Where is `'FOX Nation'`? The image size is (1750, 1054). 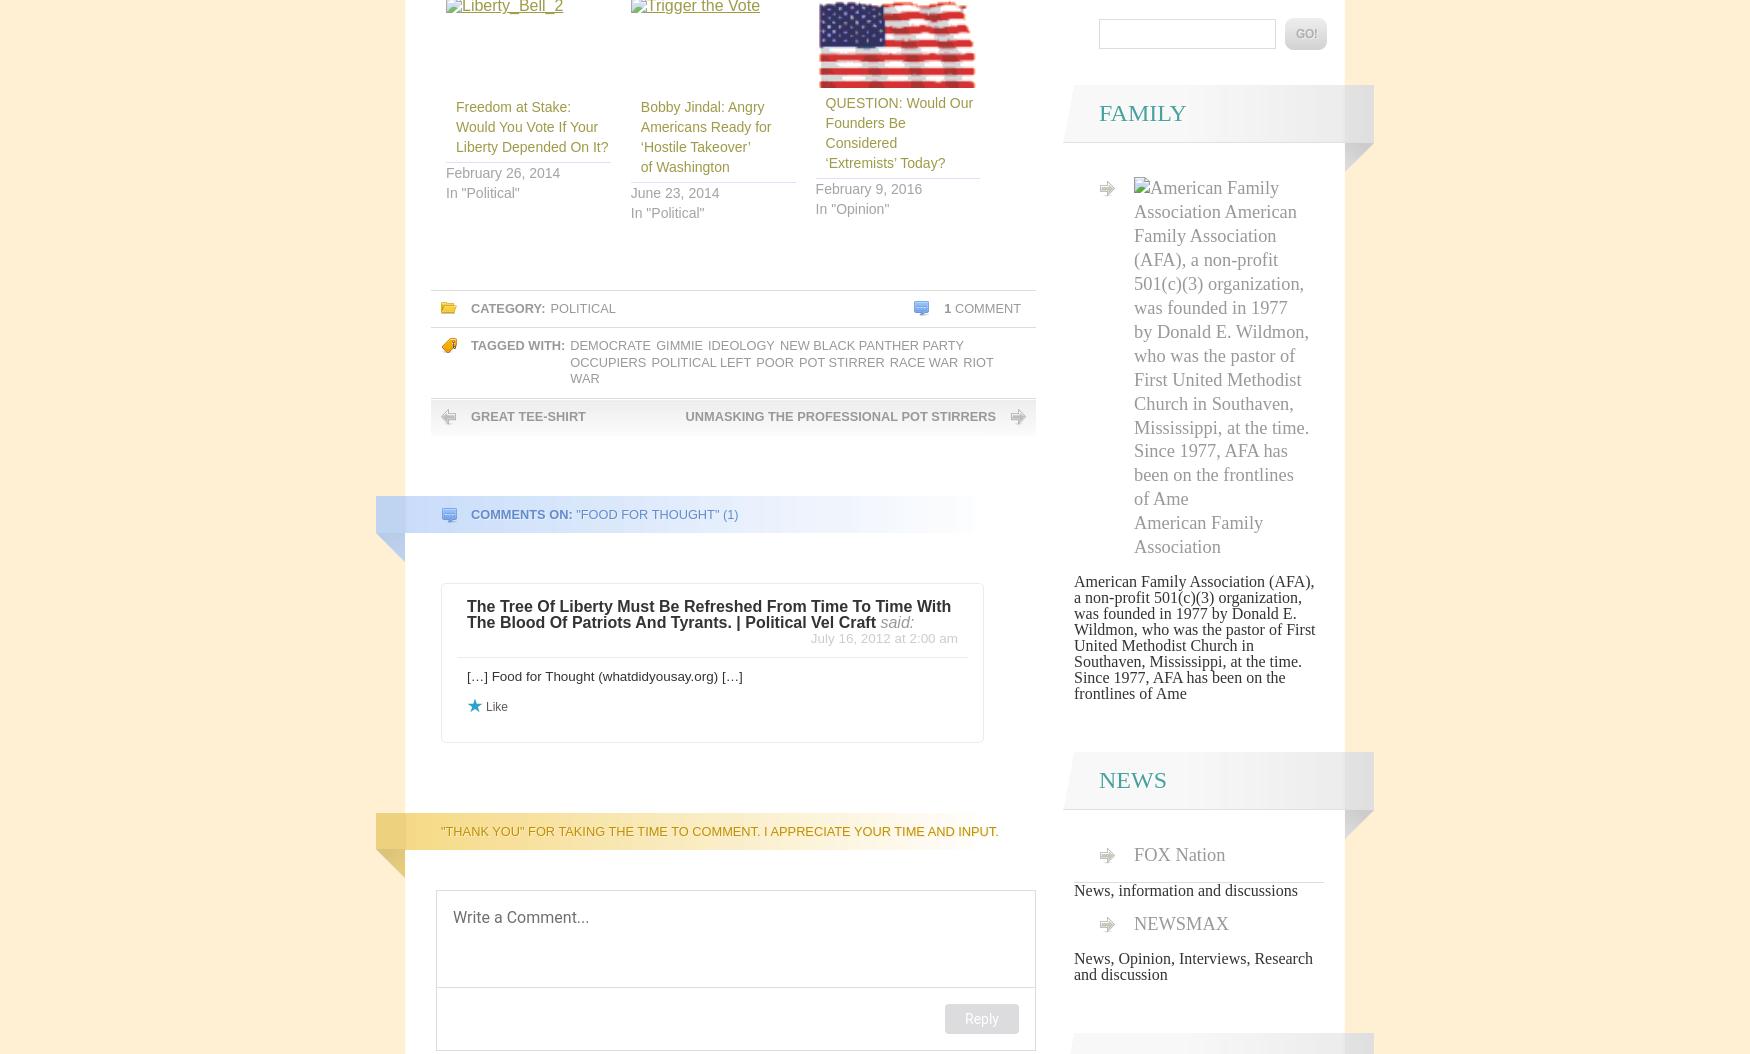 'FOX Nation' is located at coordinates (1133, 853).